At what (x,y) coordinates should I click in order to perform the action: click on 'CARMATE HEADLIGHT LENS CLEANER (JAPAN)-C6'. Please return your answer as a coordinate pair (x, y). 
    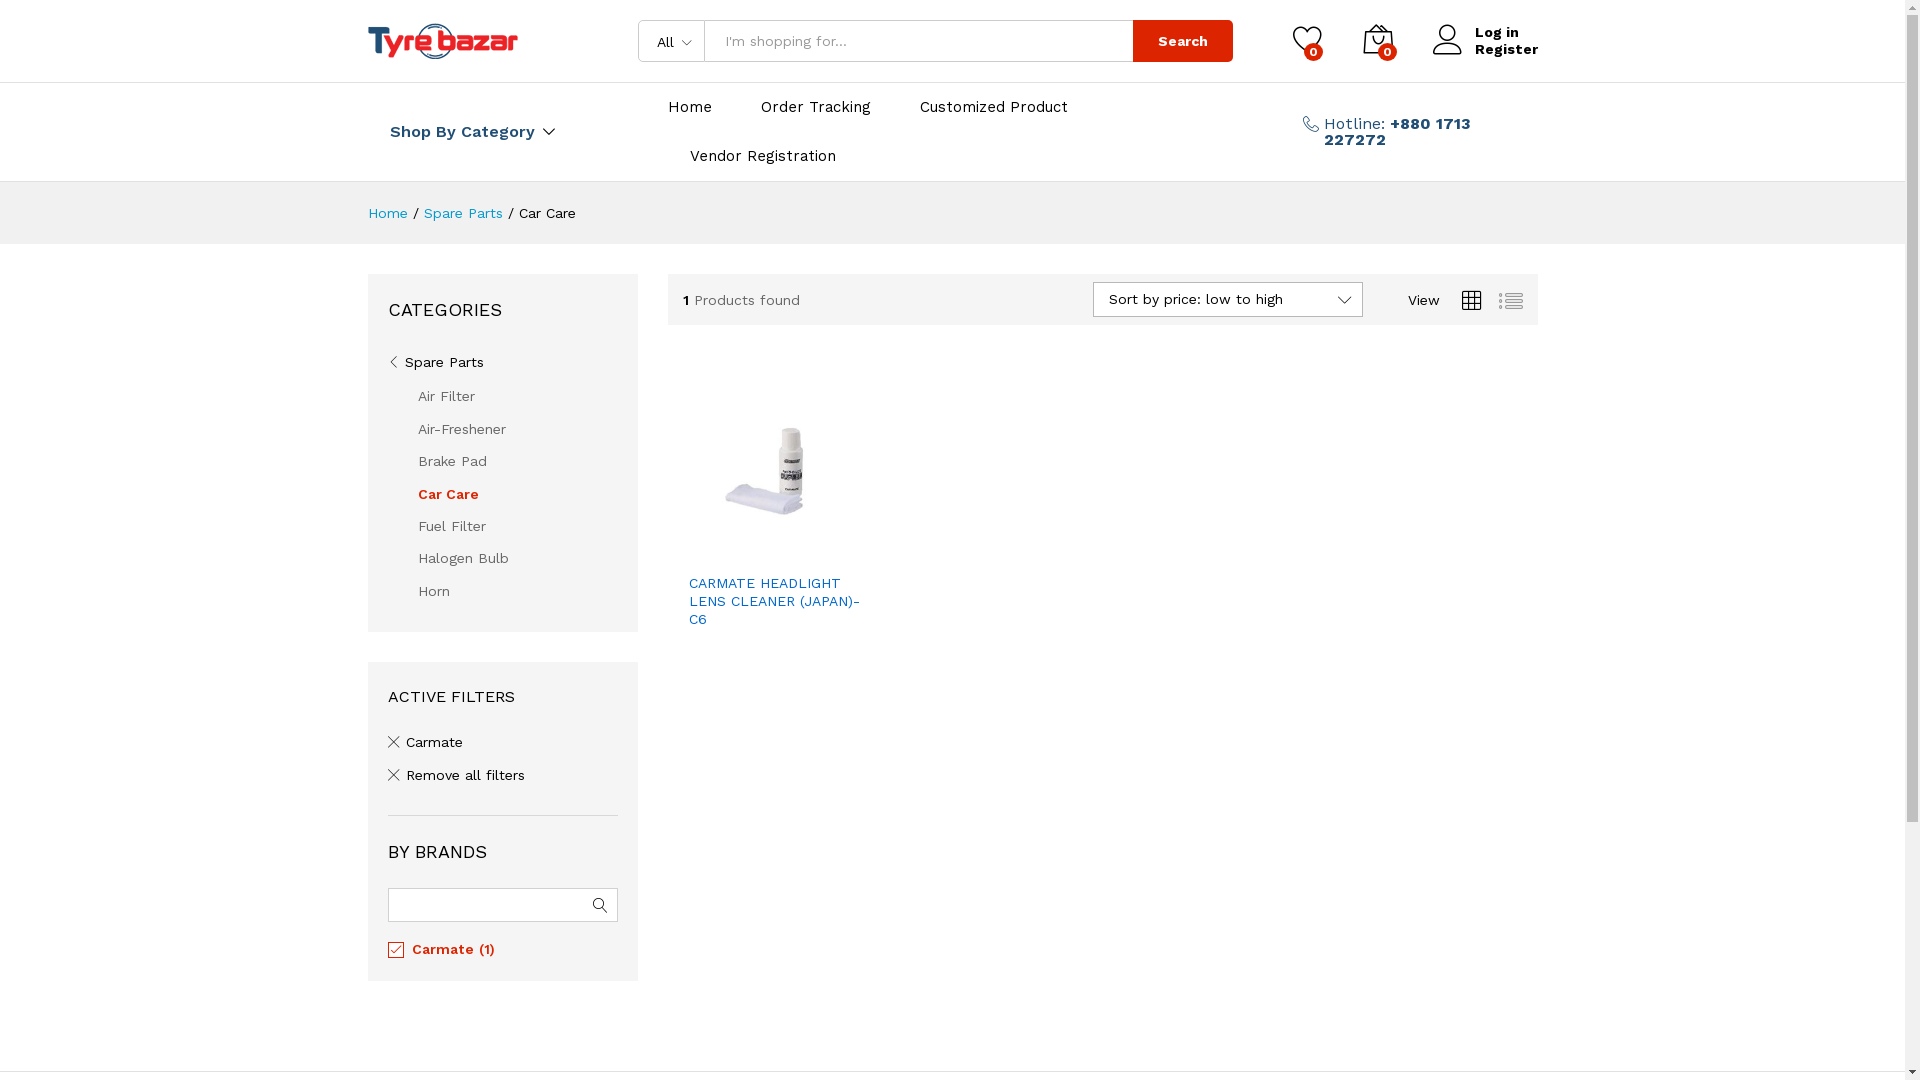
    Looking at the image, I should click on (775, 600).